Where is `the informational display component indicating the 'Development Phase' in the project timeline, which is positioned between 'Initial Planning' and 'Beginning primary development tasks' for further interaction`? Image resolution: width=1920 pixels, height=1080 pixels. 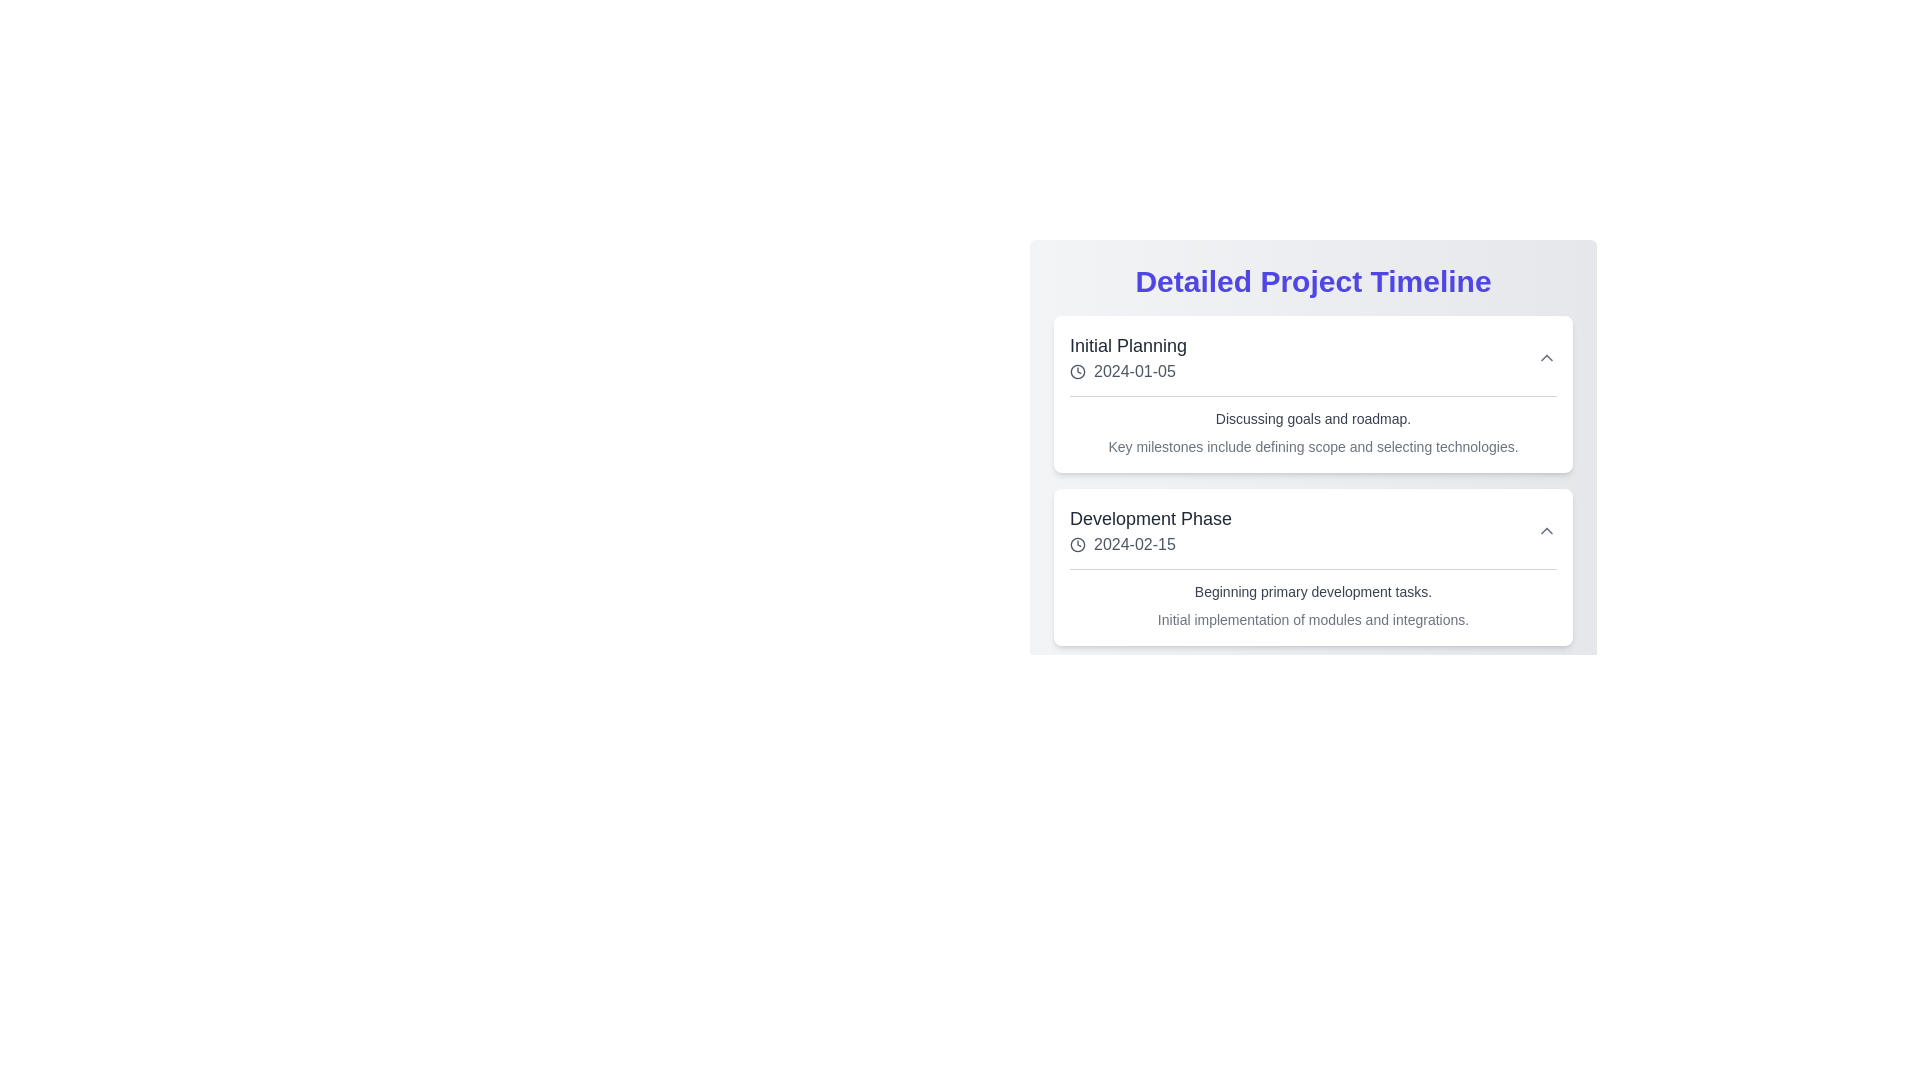 the informational display component indicating the 'Development Phase' in the project timeline, which is positioned between 'Initial Planning' and 'Beginning primary development tasks' for further interaction is located at coordinates (1151, 530).